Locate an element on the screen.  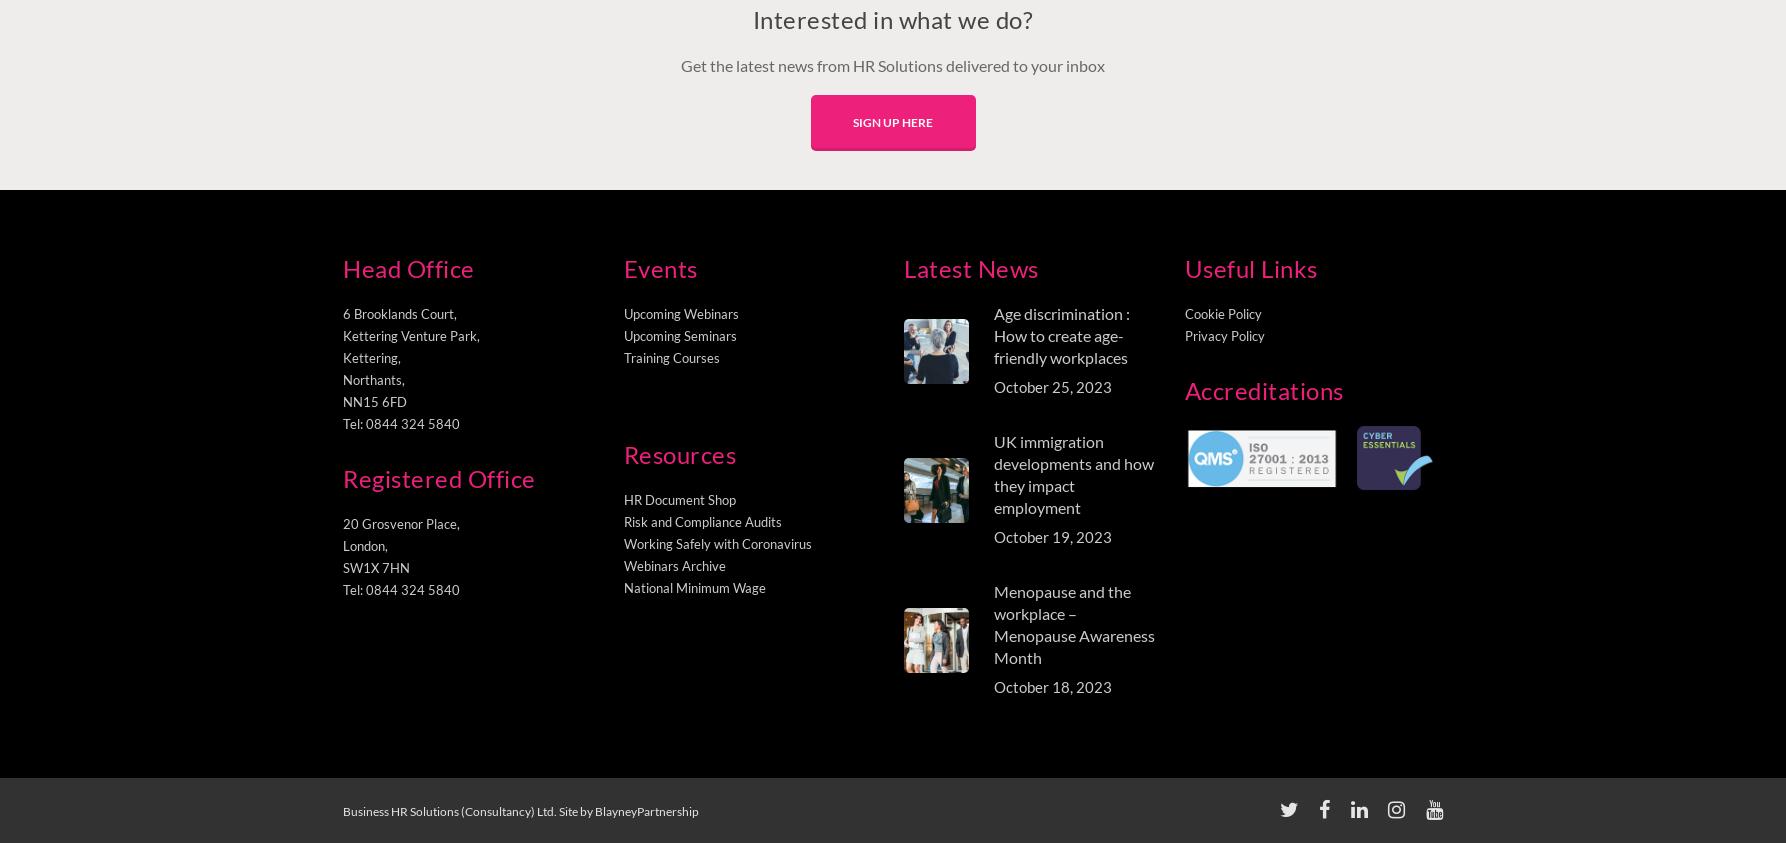
'Upcoming Seminars' is located at coordinates (679, 335).